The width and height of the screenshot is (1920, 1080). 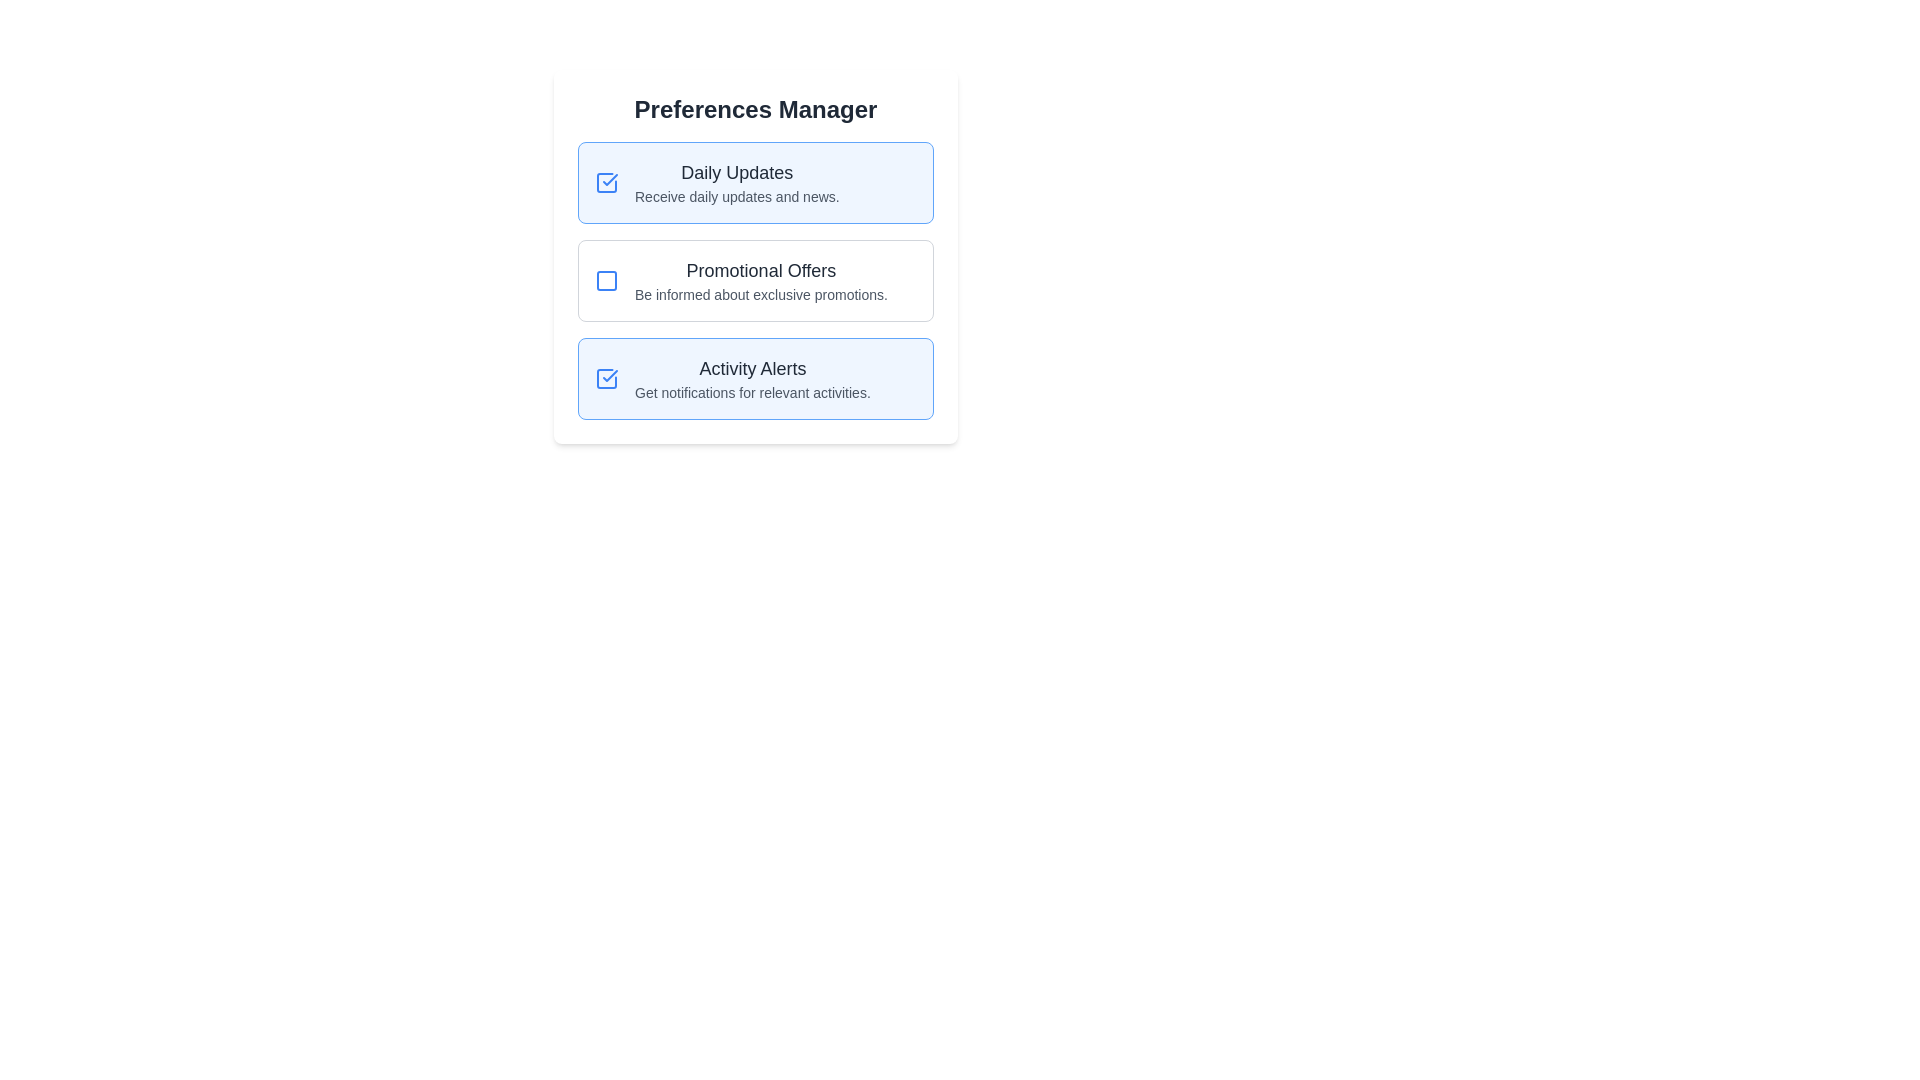 I want to click on the 'Promotional Offers' option within the 'Preferences Manager' section, so click(x=754, y=256).